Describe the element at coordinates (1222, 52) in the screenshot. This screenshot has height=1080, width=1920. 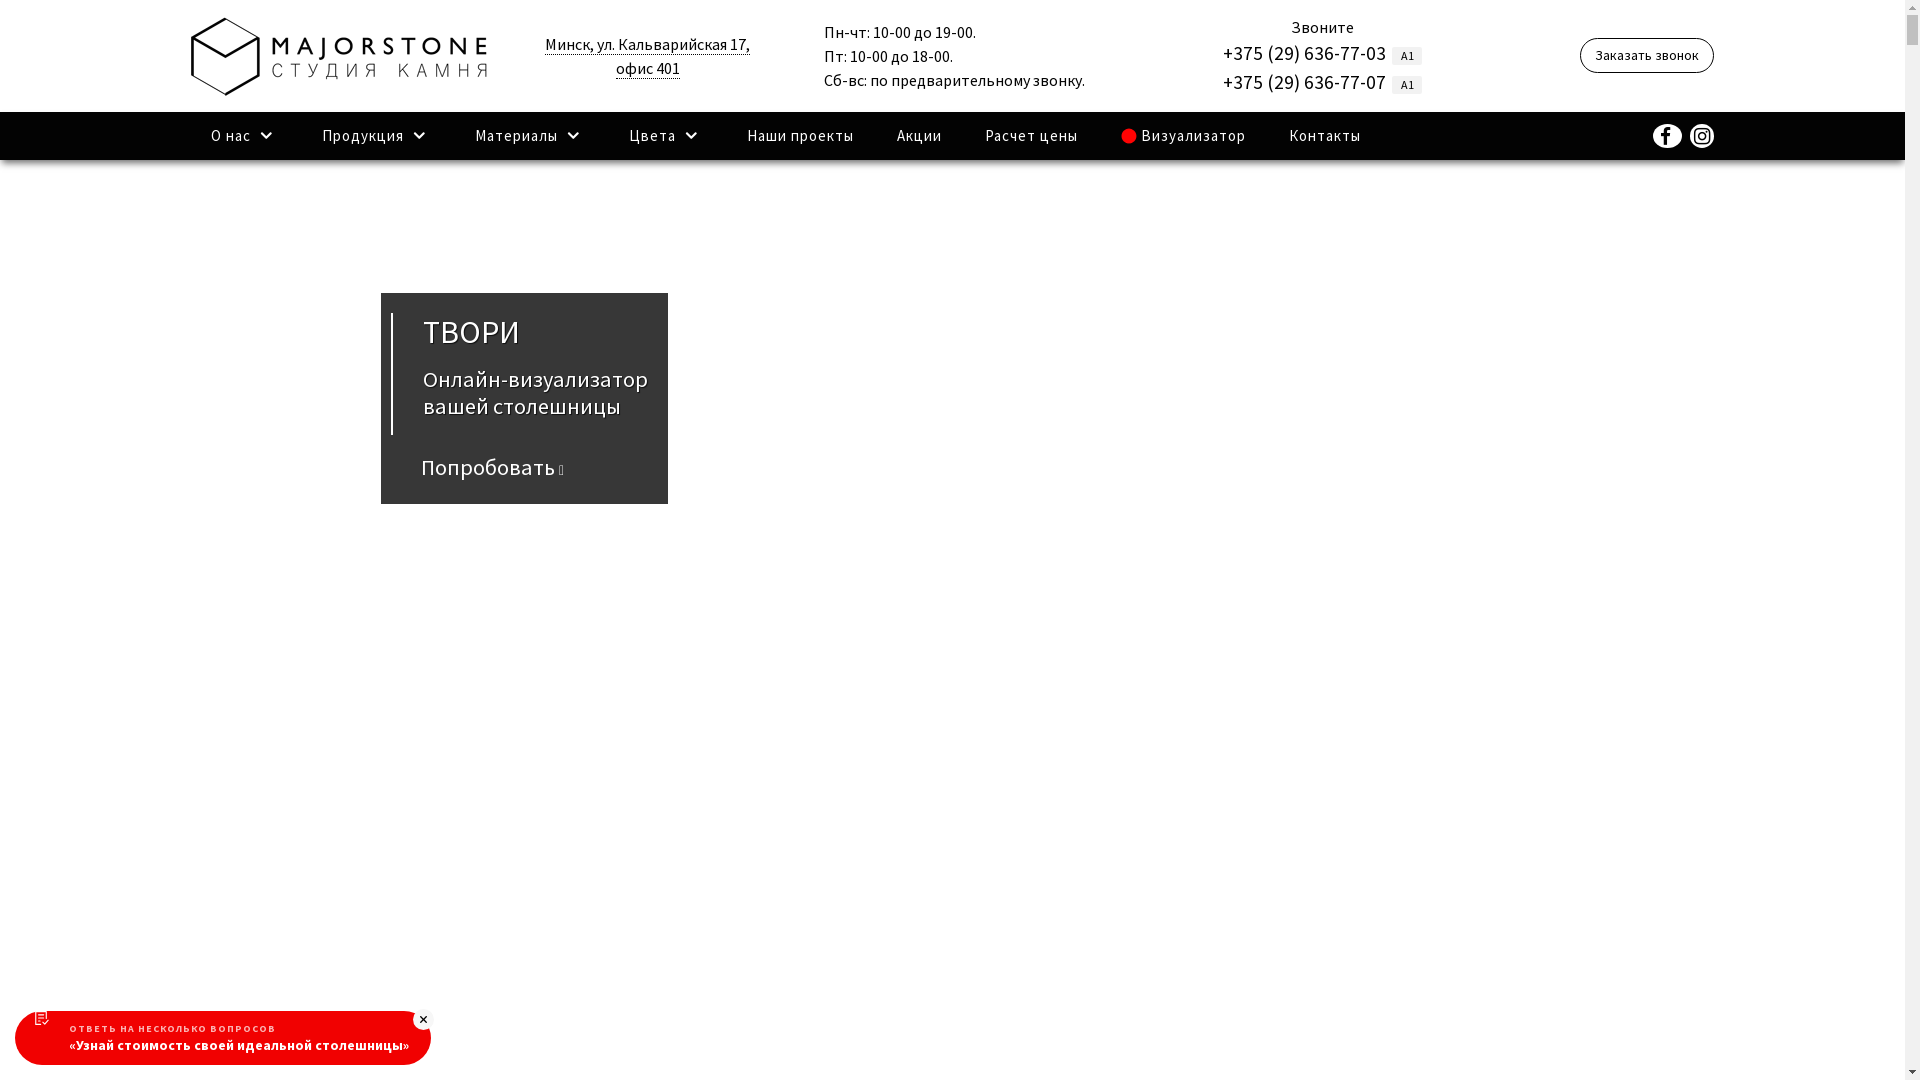
I see `'+375 (29) 636-77-03'` at that location.